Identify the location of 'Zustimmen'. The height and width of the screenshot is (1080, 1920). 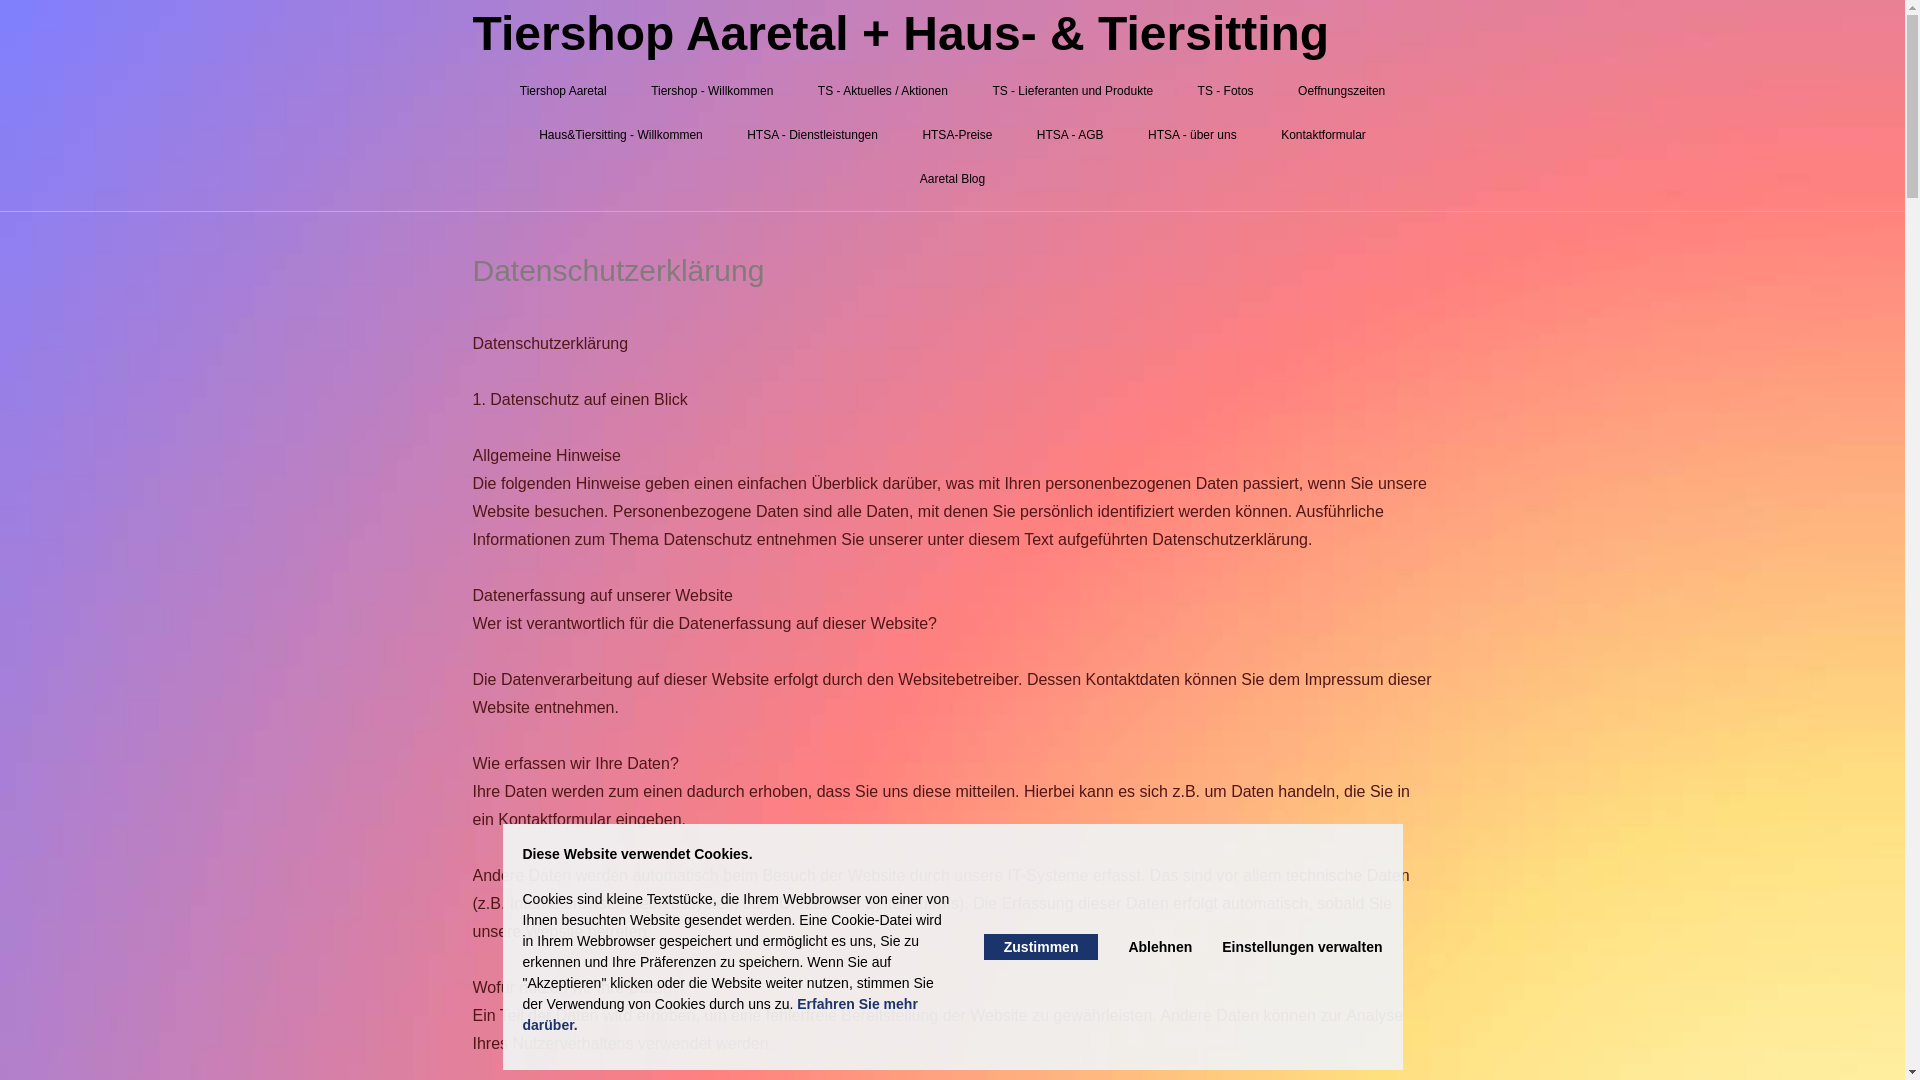
(1040, 946).